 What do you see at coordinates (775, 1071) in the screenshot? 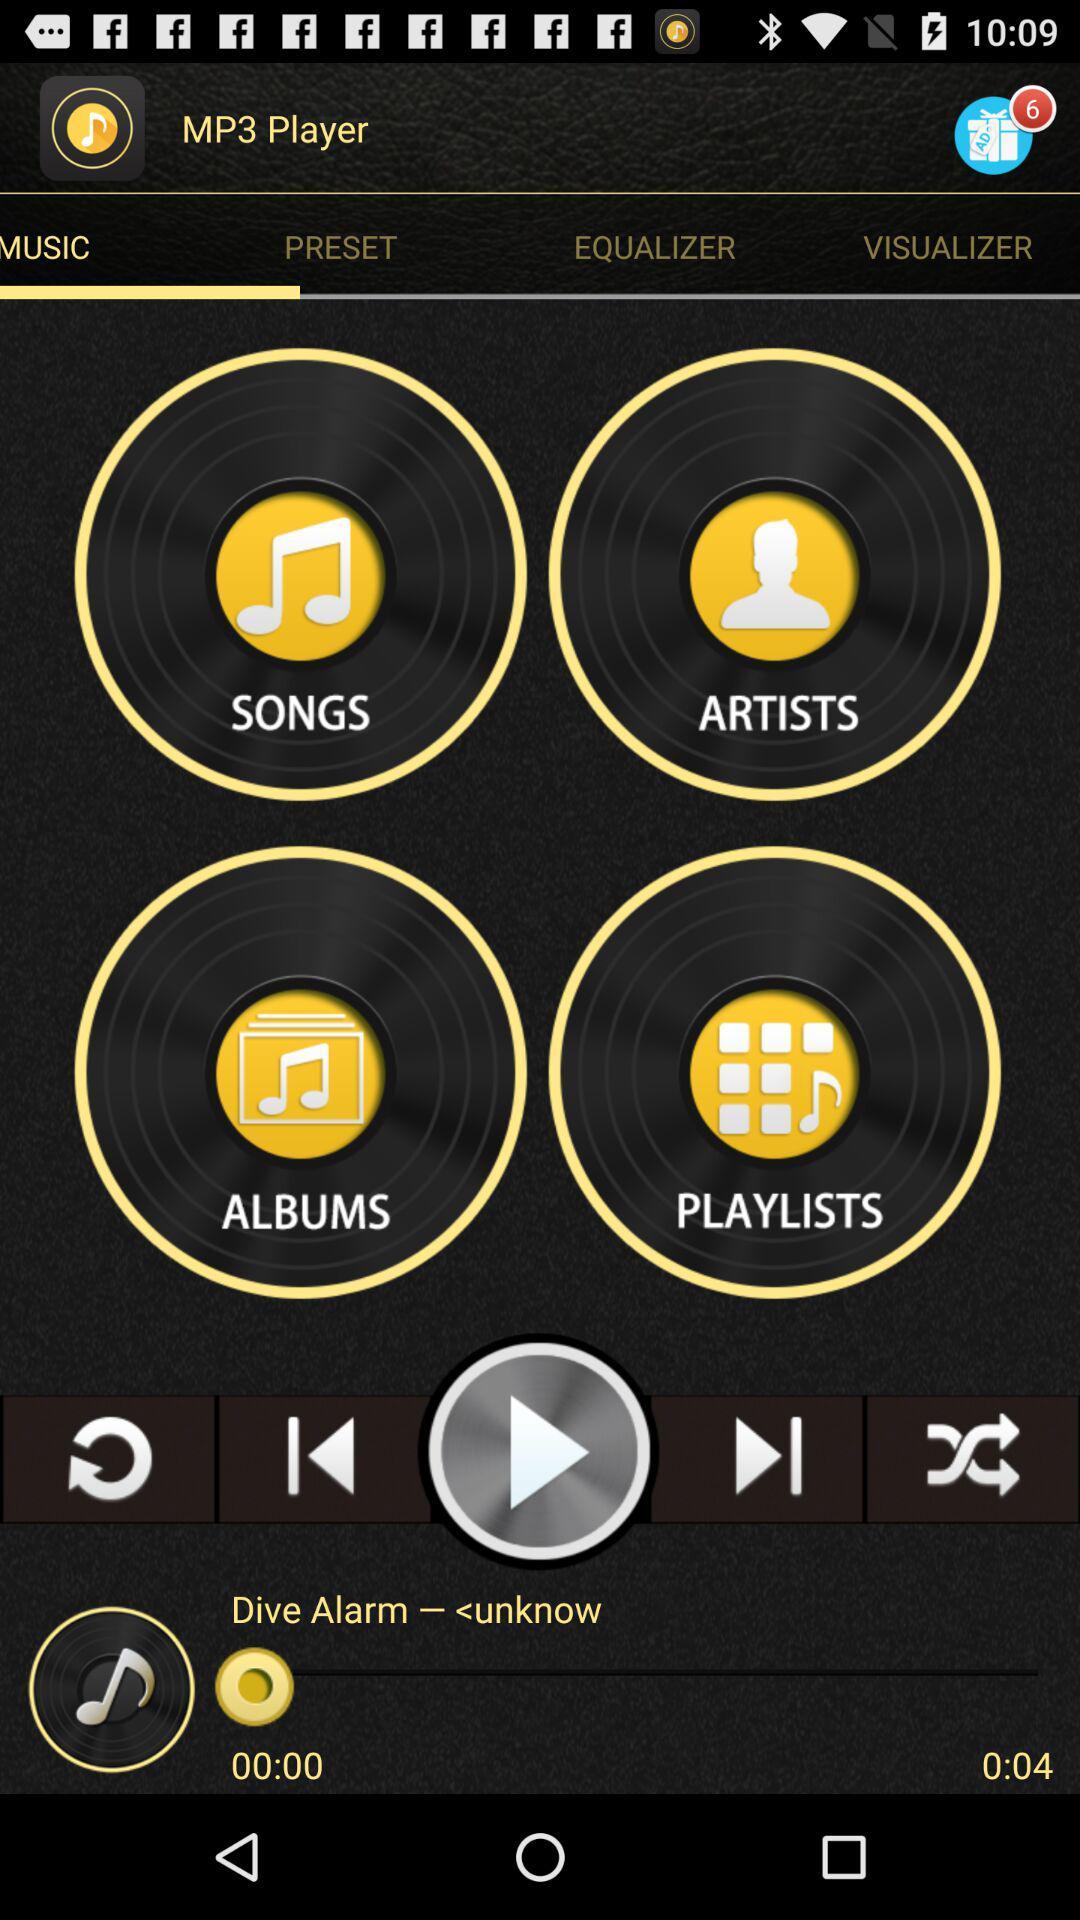
I see `open playlist` at bounding box center [775, 1071].